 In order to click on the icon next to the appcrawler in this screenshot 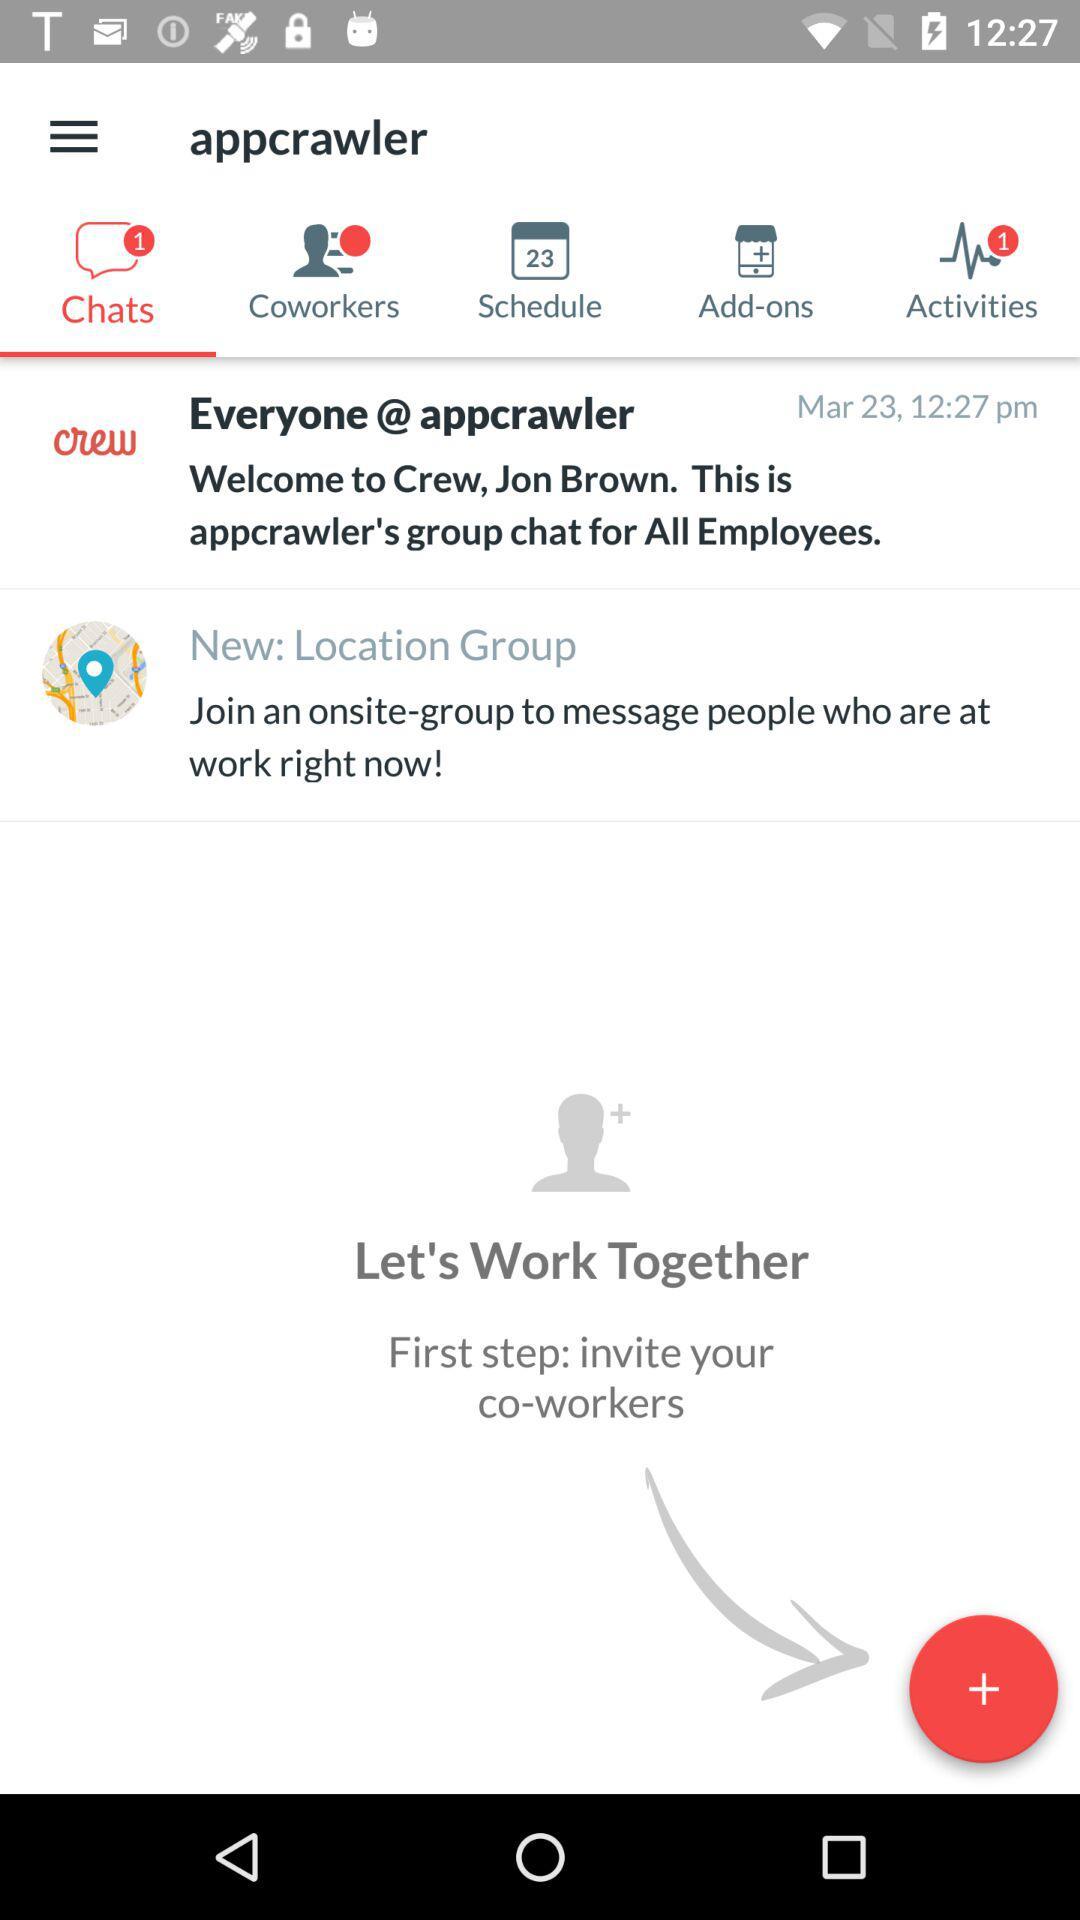, I will do `click(72, 135)`.